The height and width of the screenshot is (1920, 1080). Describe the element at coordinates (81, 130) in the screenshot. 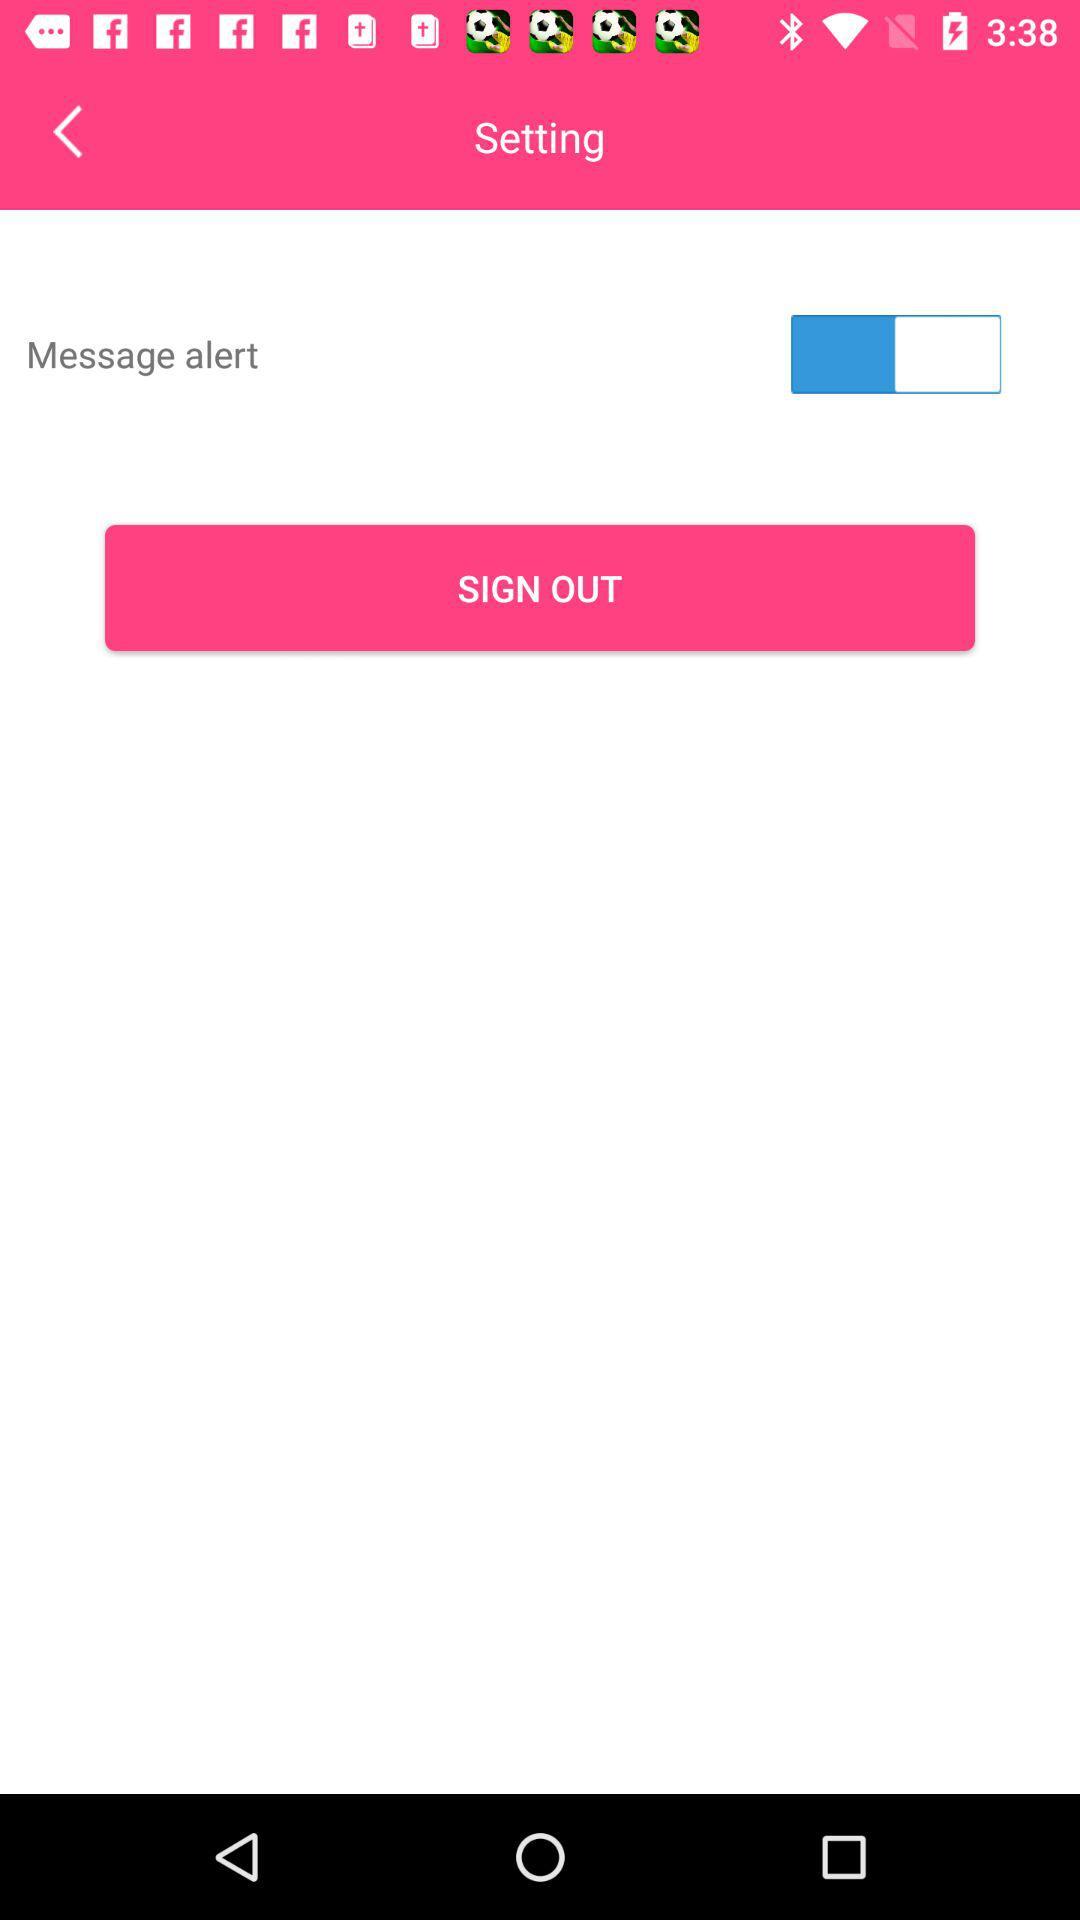

I see `the arrow_backward icon` at that location.